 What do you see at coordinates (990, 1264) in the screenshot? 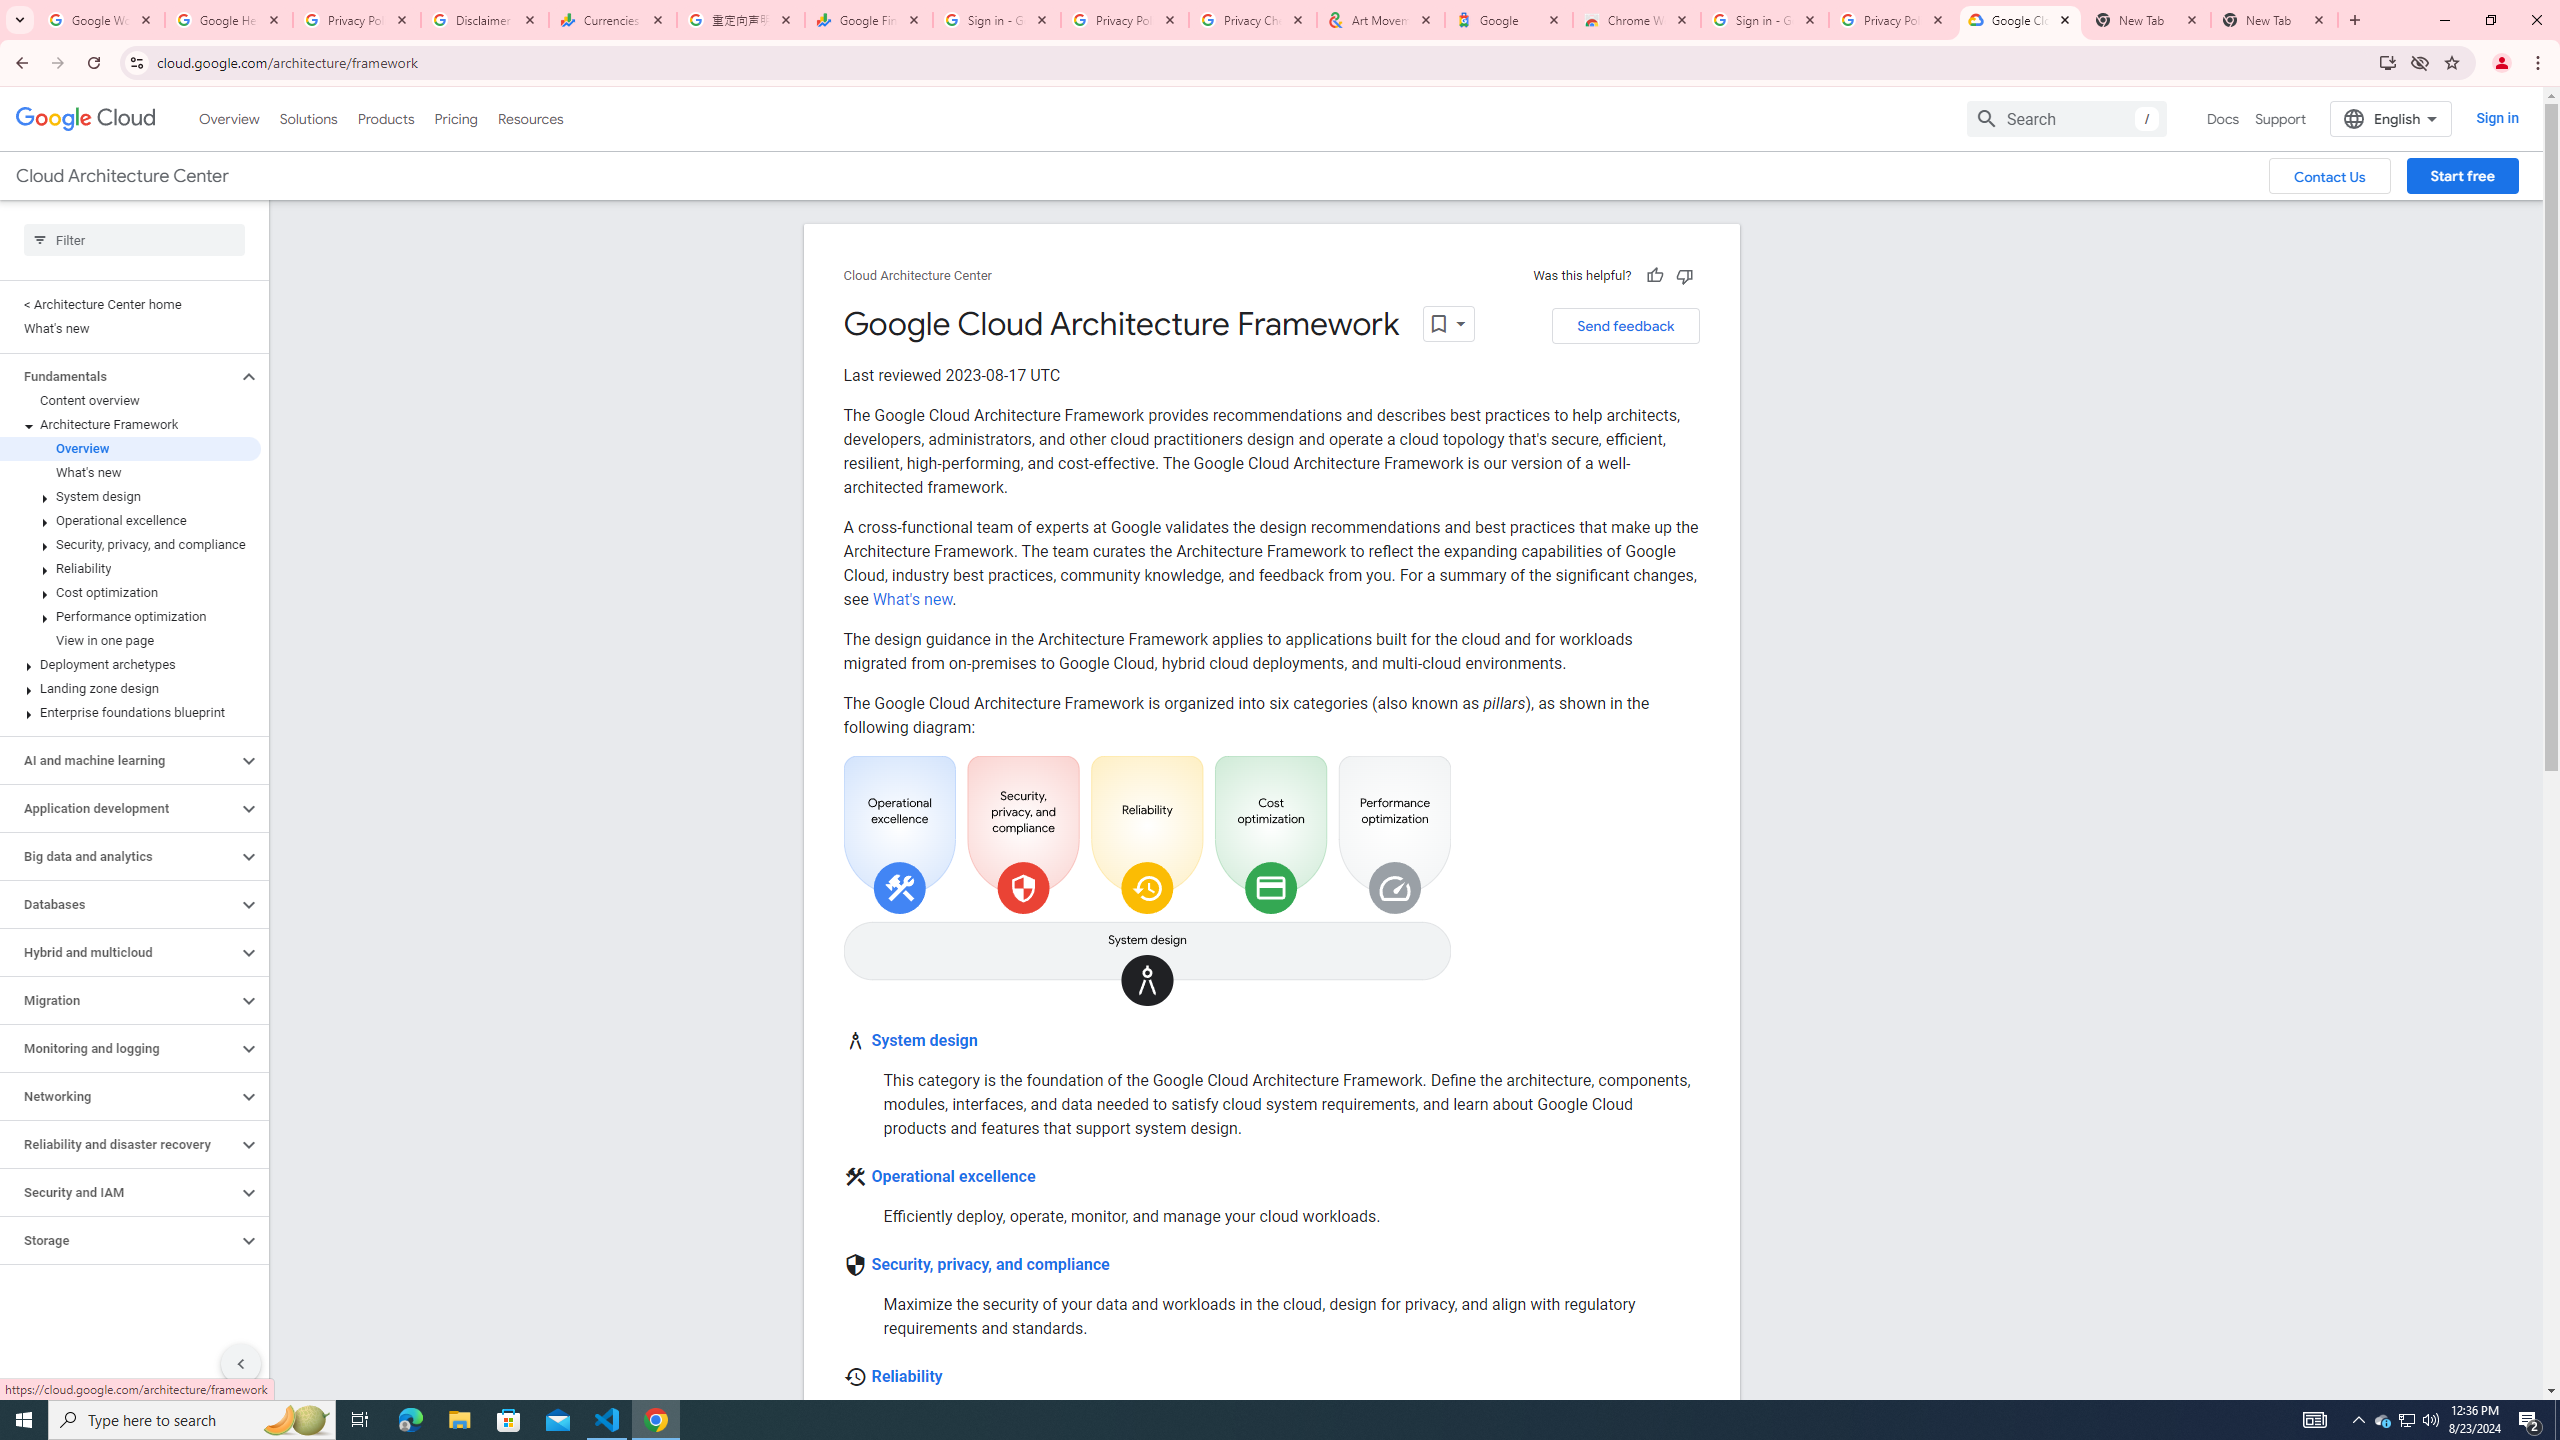
I see `'Security, privacy, and compliance'` at bounding box center [990, 1264].